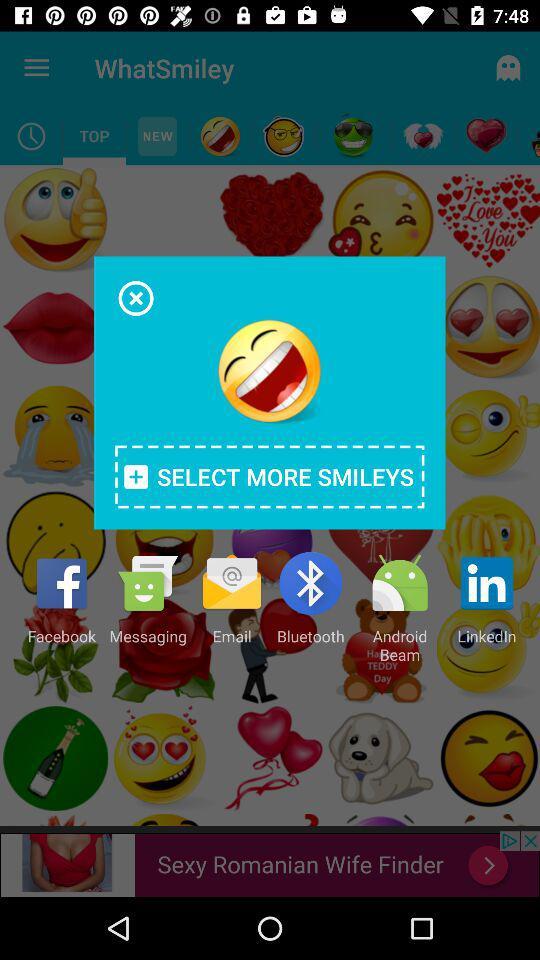 This screenshot has height=960, width=540. What do you see at coordinates (135, 297) in the screenshot?
I see `pop up` at bounding box center [135, 297].